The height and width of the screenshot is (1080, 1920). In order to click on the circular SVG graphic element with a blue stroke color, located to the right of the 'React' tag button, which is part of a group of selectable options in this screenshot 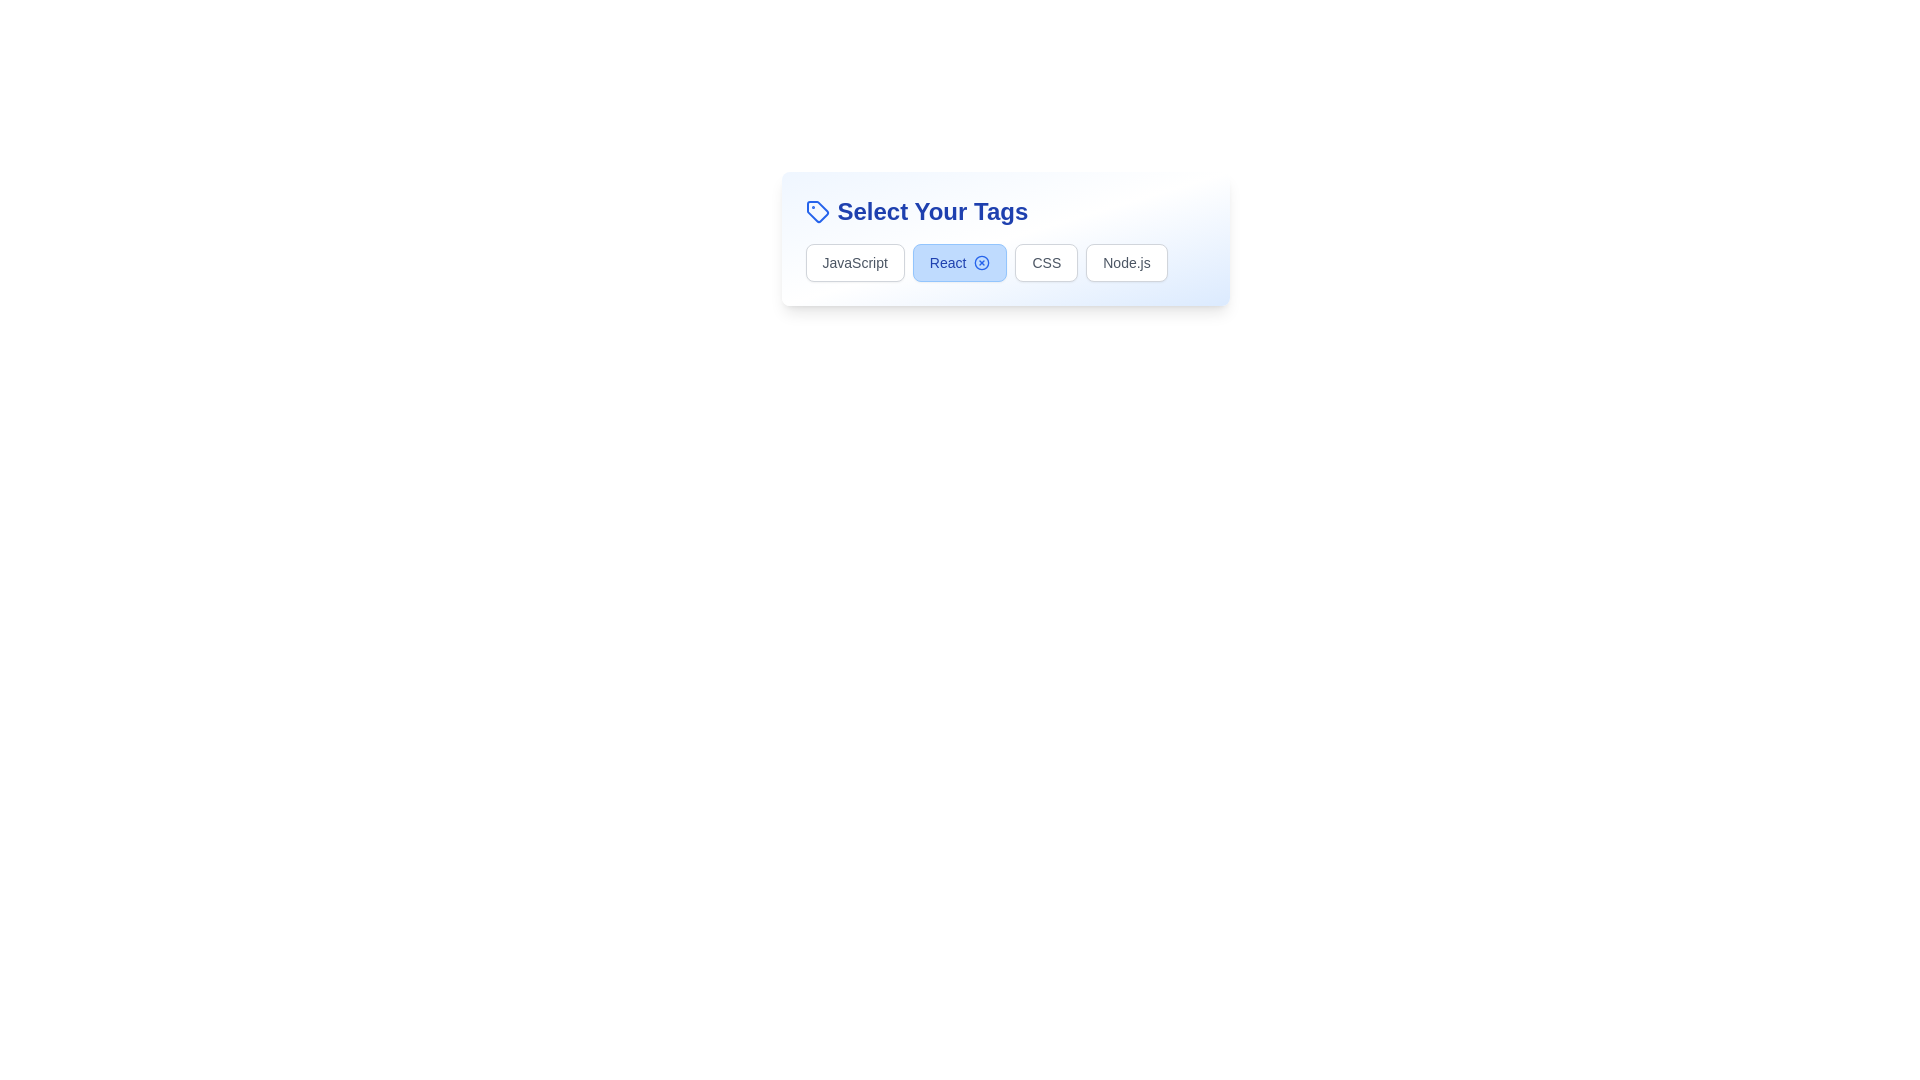, I will do `click(982, 261)`.